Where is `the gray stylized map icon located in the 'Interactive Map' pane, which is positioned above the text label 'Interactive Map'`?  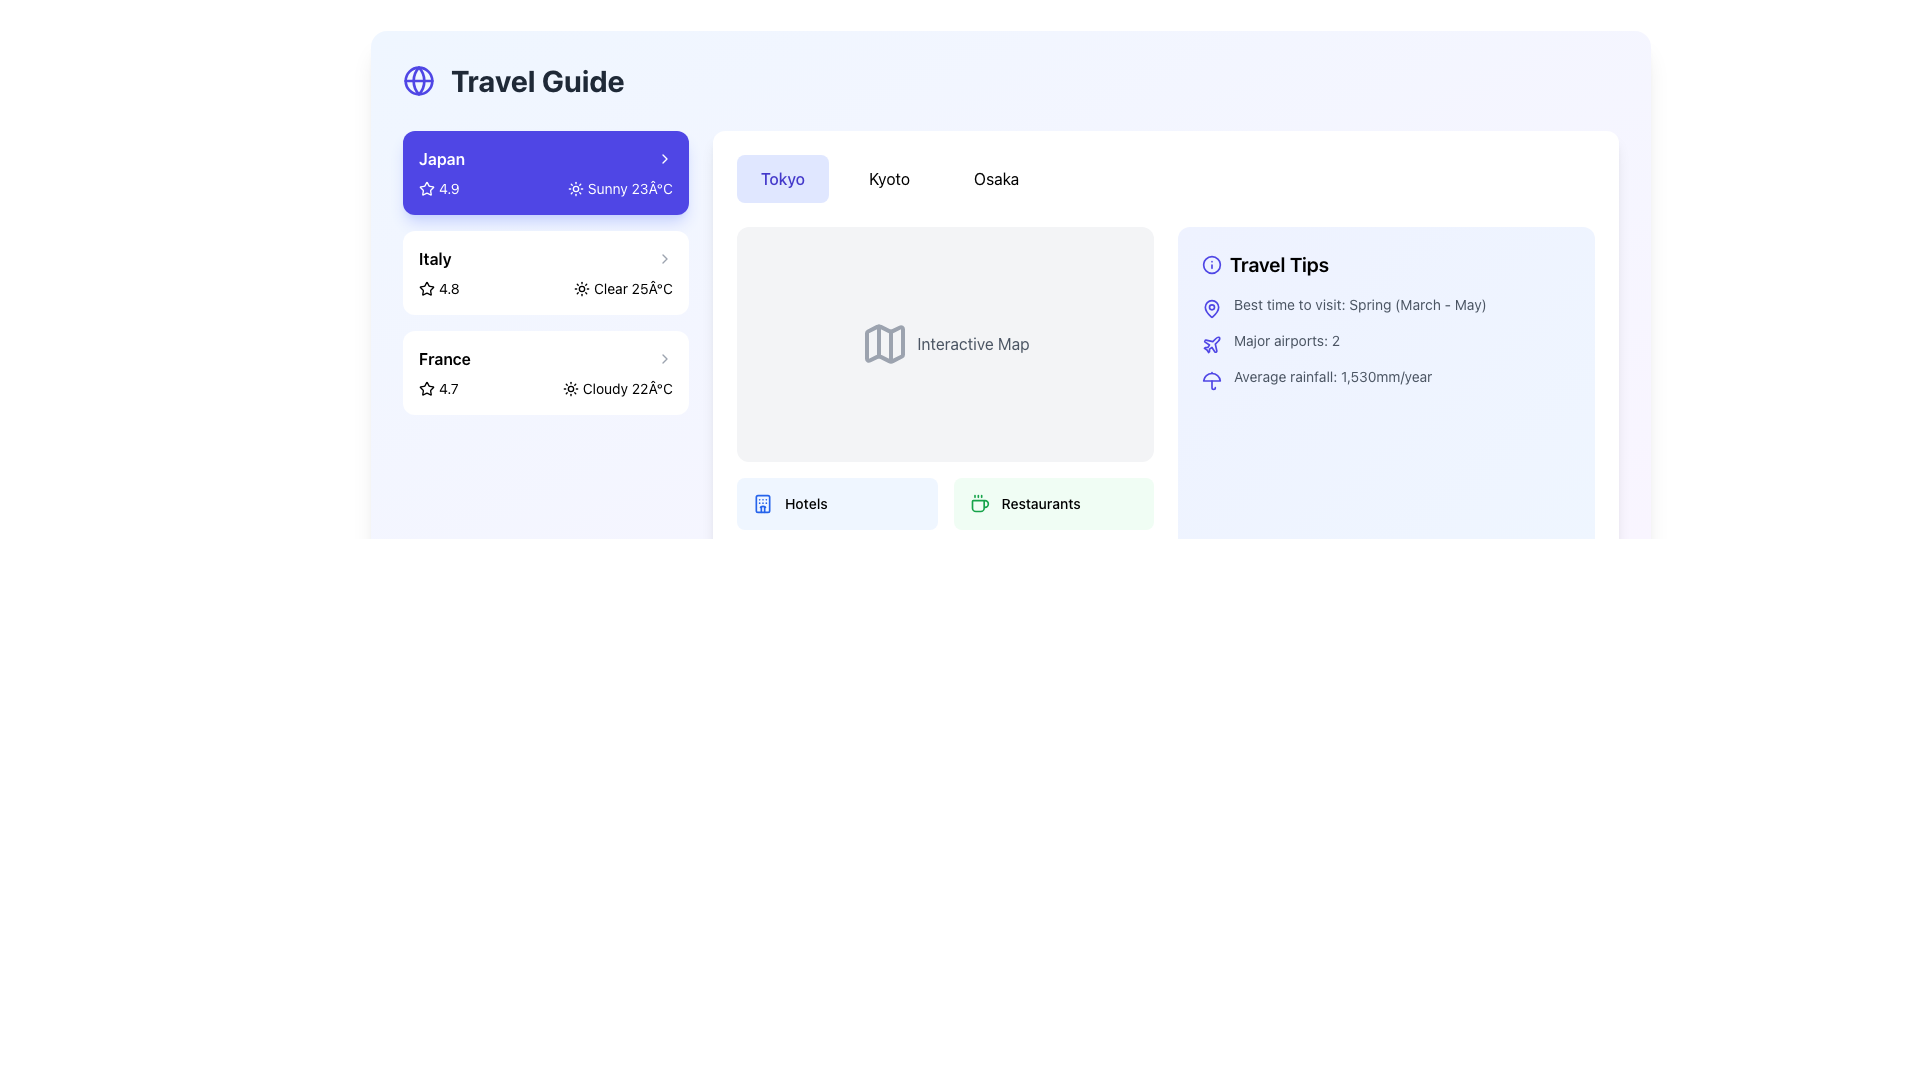 the gray stylized map icon located in the 'Interactive Map' pane, which is positioned above the text label 'Interactive Map' is located at coordinates (884, 343).